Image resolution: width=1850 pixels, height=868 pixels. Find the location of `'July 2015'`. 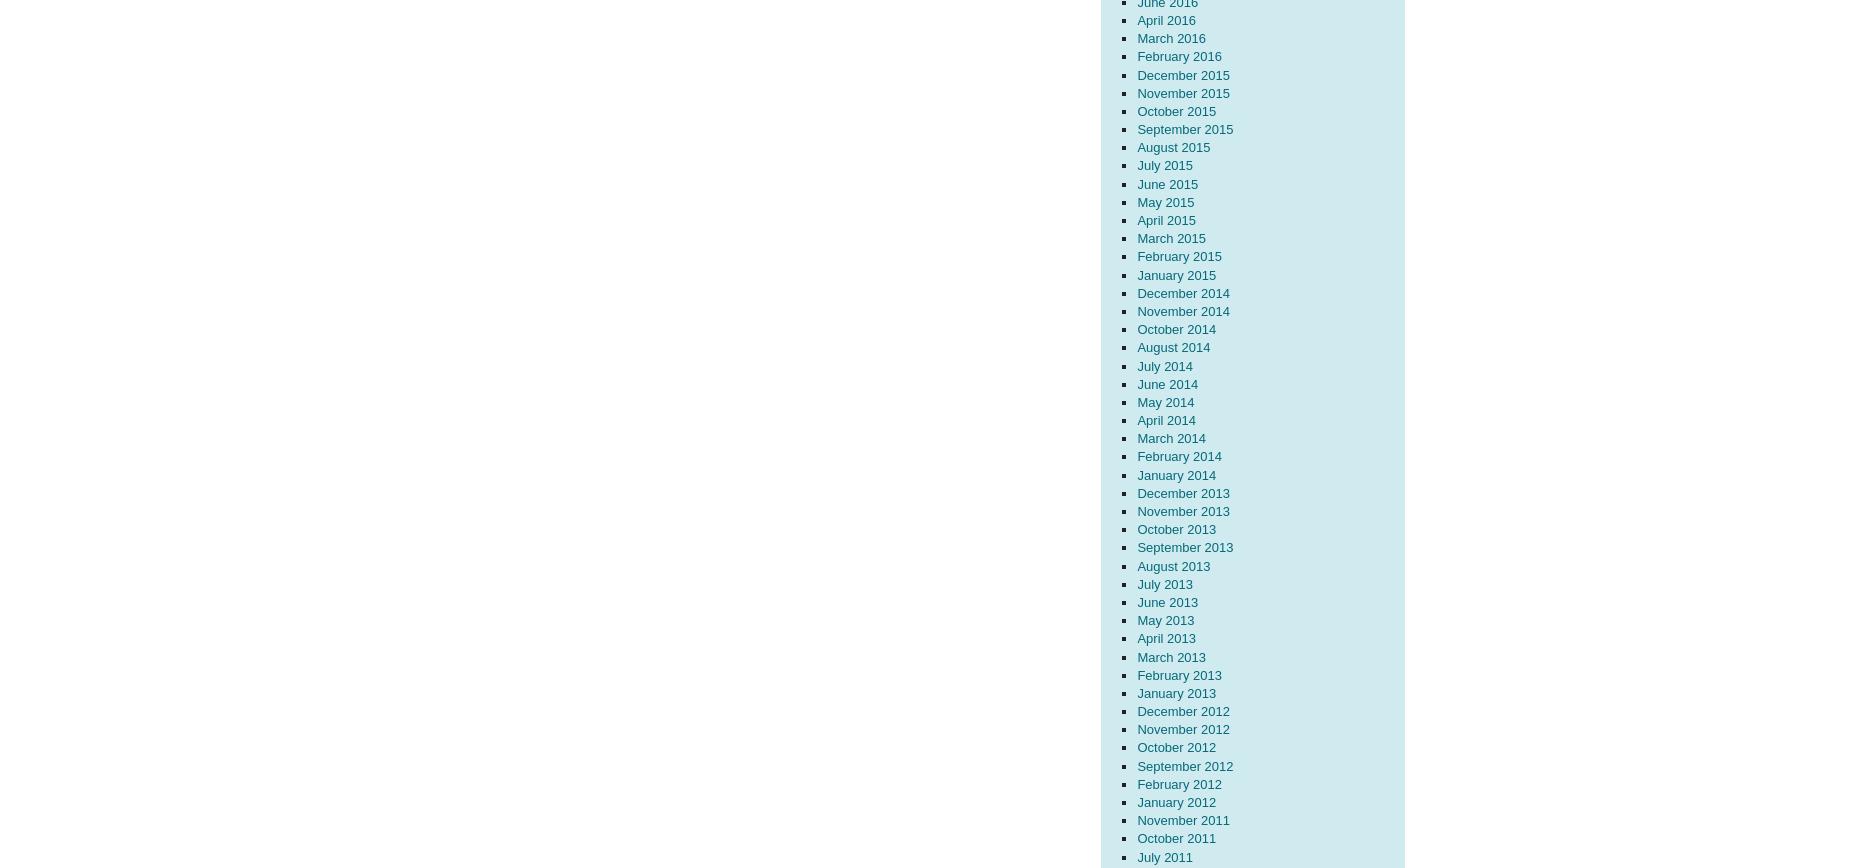

'July 2015' is located at coordinates (1163, 165).